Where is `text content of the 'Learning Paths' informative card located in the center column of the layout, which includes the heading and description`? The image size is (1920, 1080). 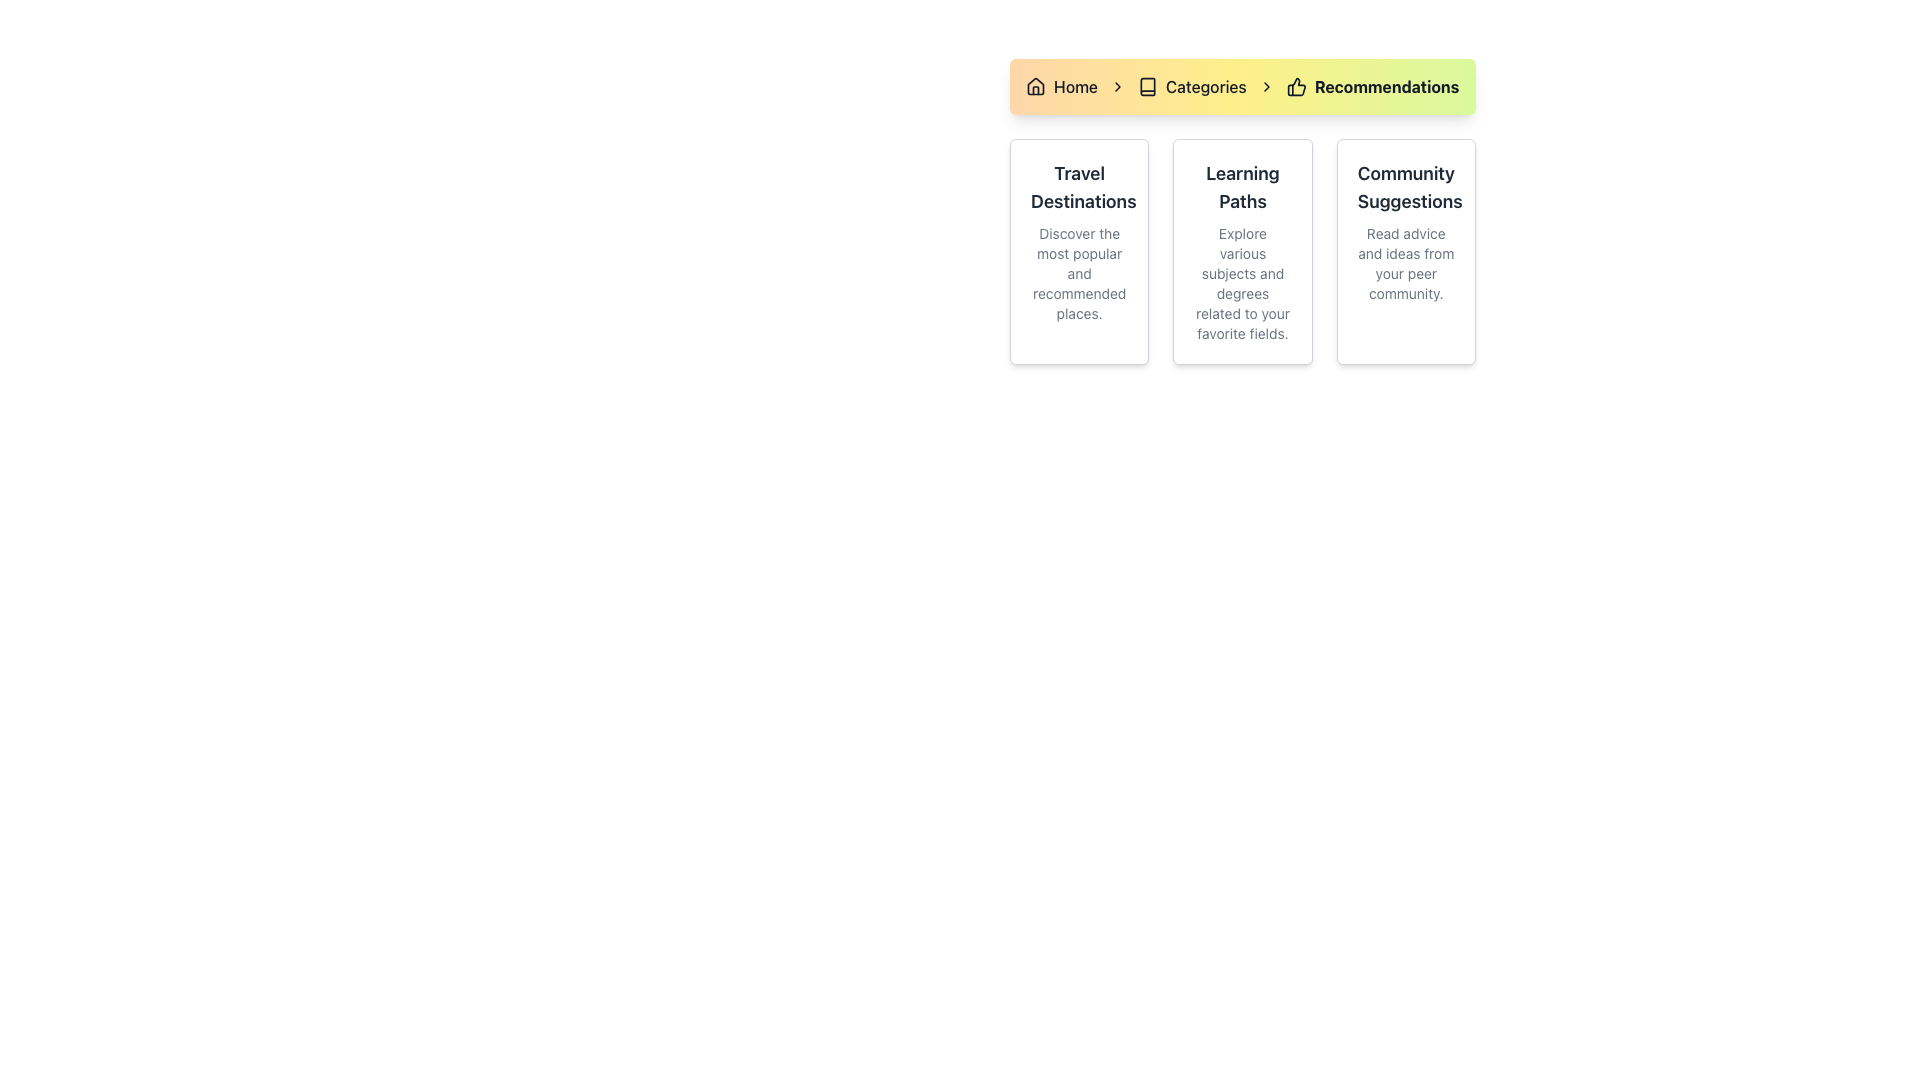
text content of the 'Learning Paths' informative card located in the center column of the layout, which includes the heading and description is located at coordinates (1242, 212).